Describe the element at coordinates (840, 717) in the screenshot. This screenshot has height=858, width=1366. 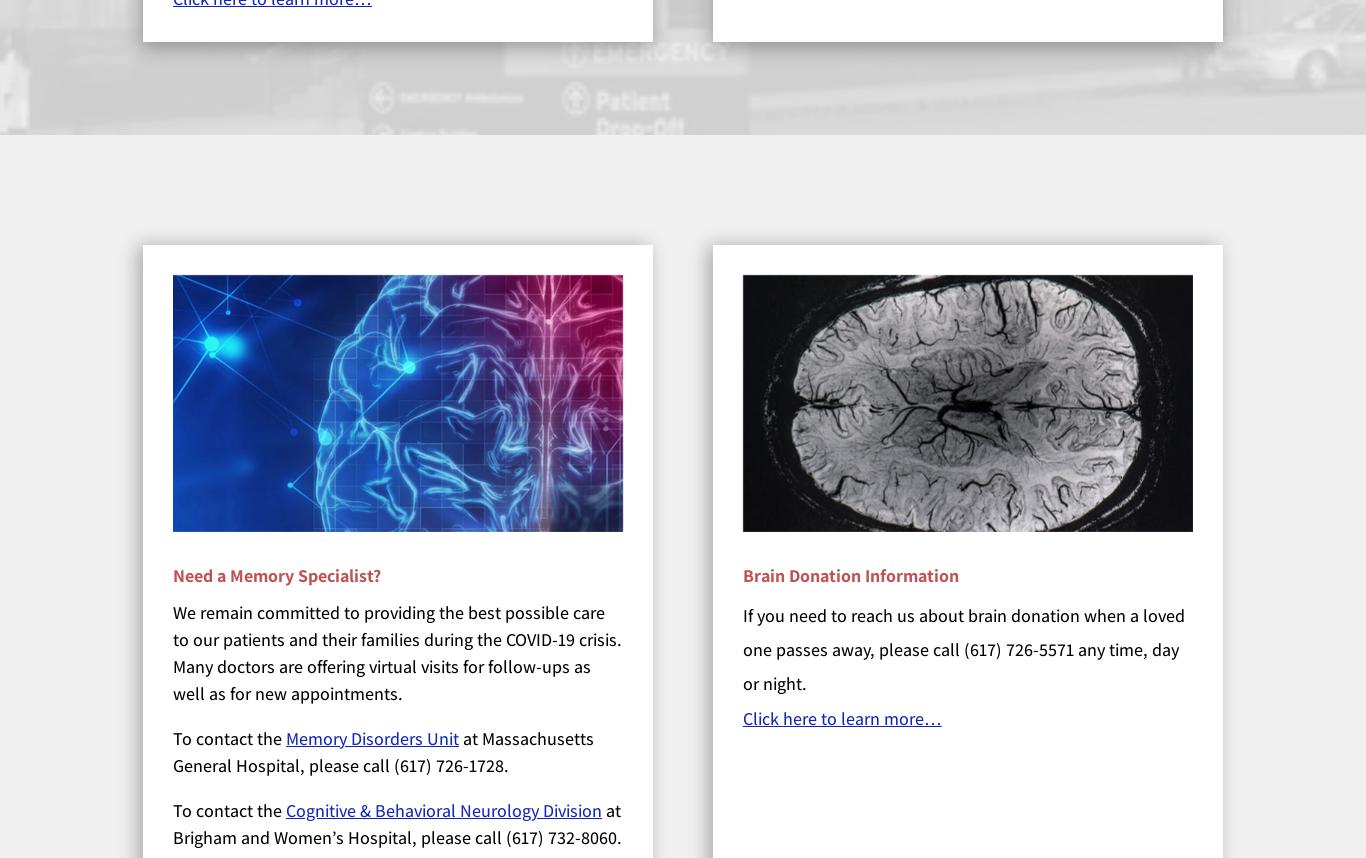
I see `'Click here to learn more…'` at that location.